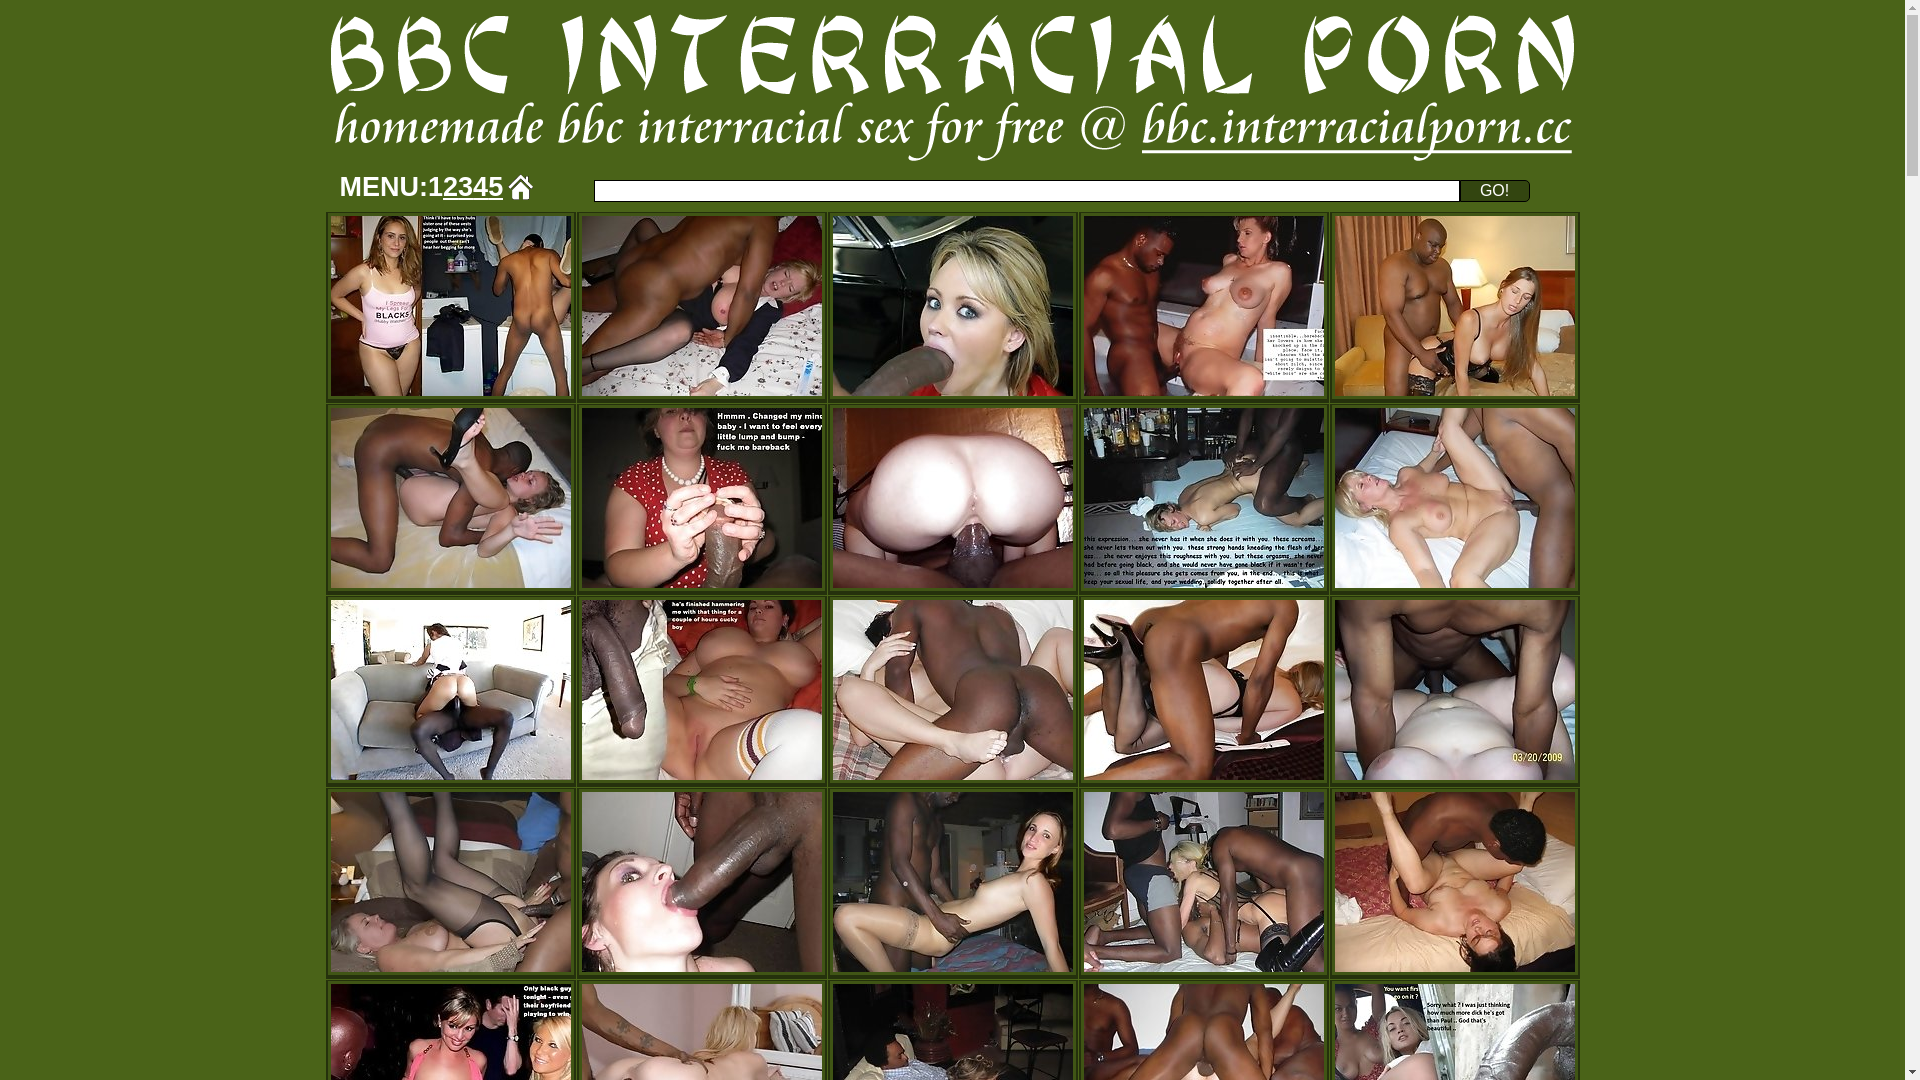 The width and height of the screenshot is (1920, 1080). Describe the element at coordinates (521, 186) in the screenshot. I see `'Home'` at that location.